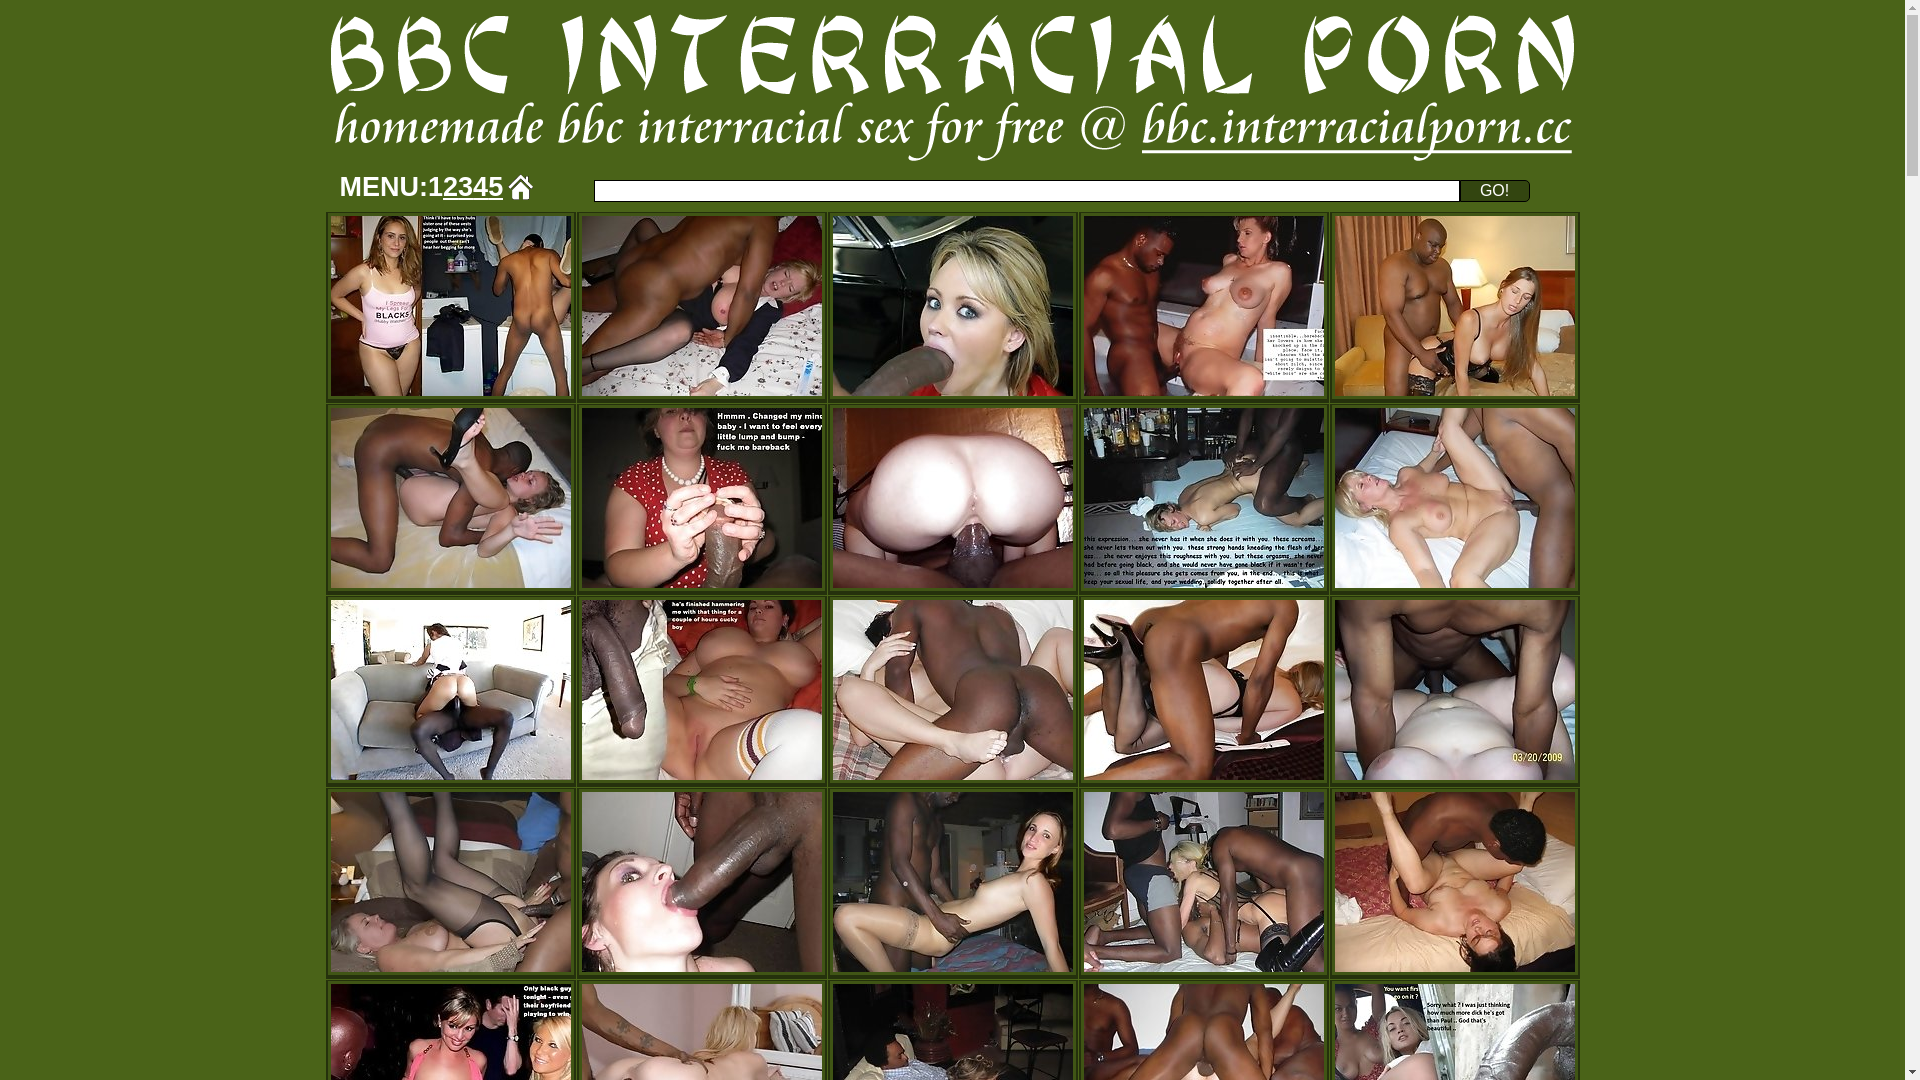 The width and height of the screenshot is (1920, 1080). Describe the element at coordinates (521, 186) in the screenshot. I see `'Home'` at that location.